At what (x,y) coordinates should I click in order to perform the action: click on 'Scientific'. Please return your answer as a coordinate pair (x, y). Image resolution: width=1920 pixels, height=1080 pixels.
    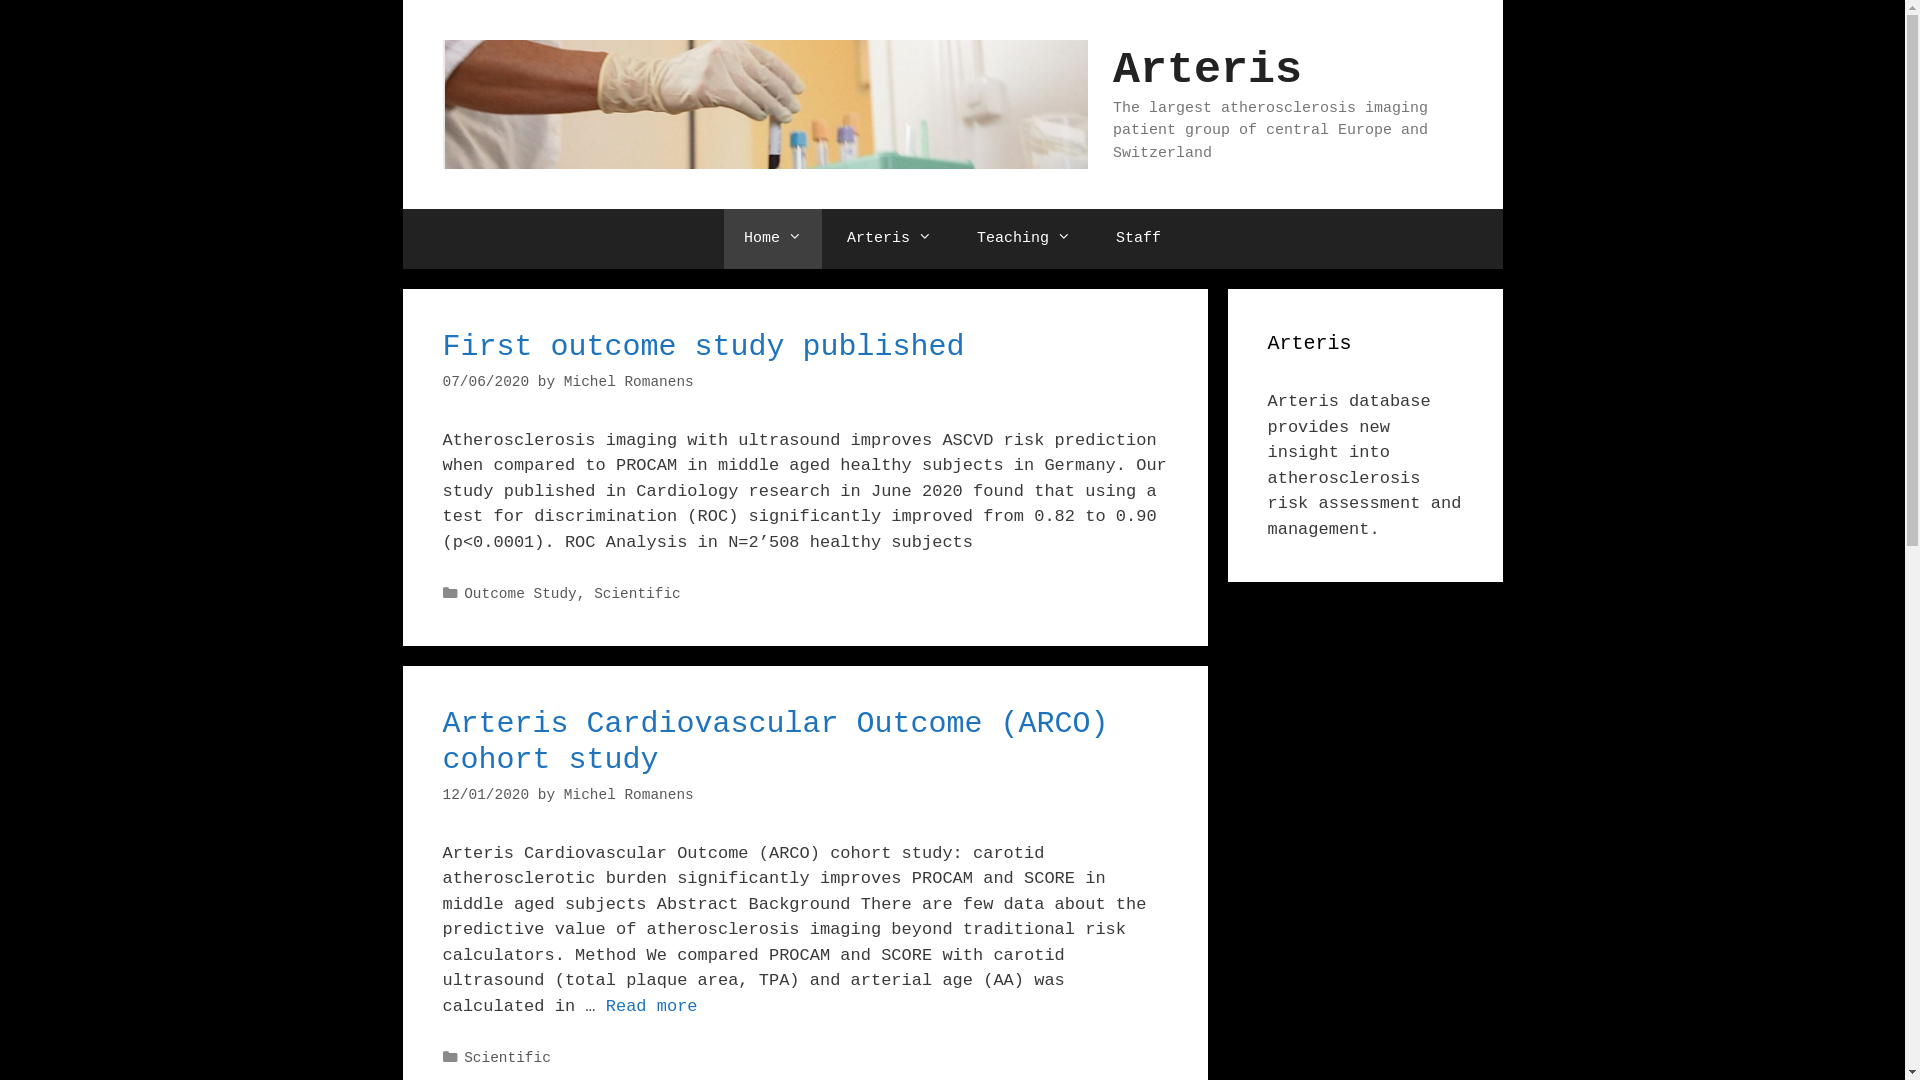
    Looking at the image, I should click on (636, 593).